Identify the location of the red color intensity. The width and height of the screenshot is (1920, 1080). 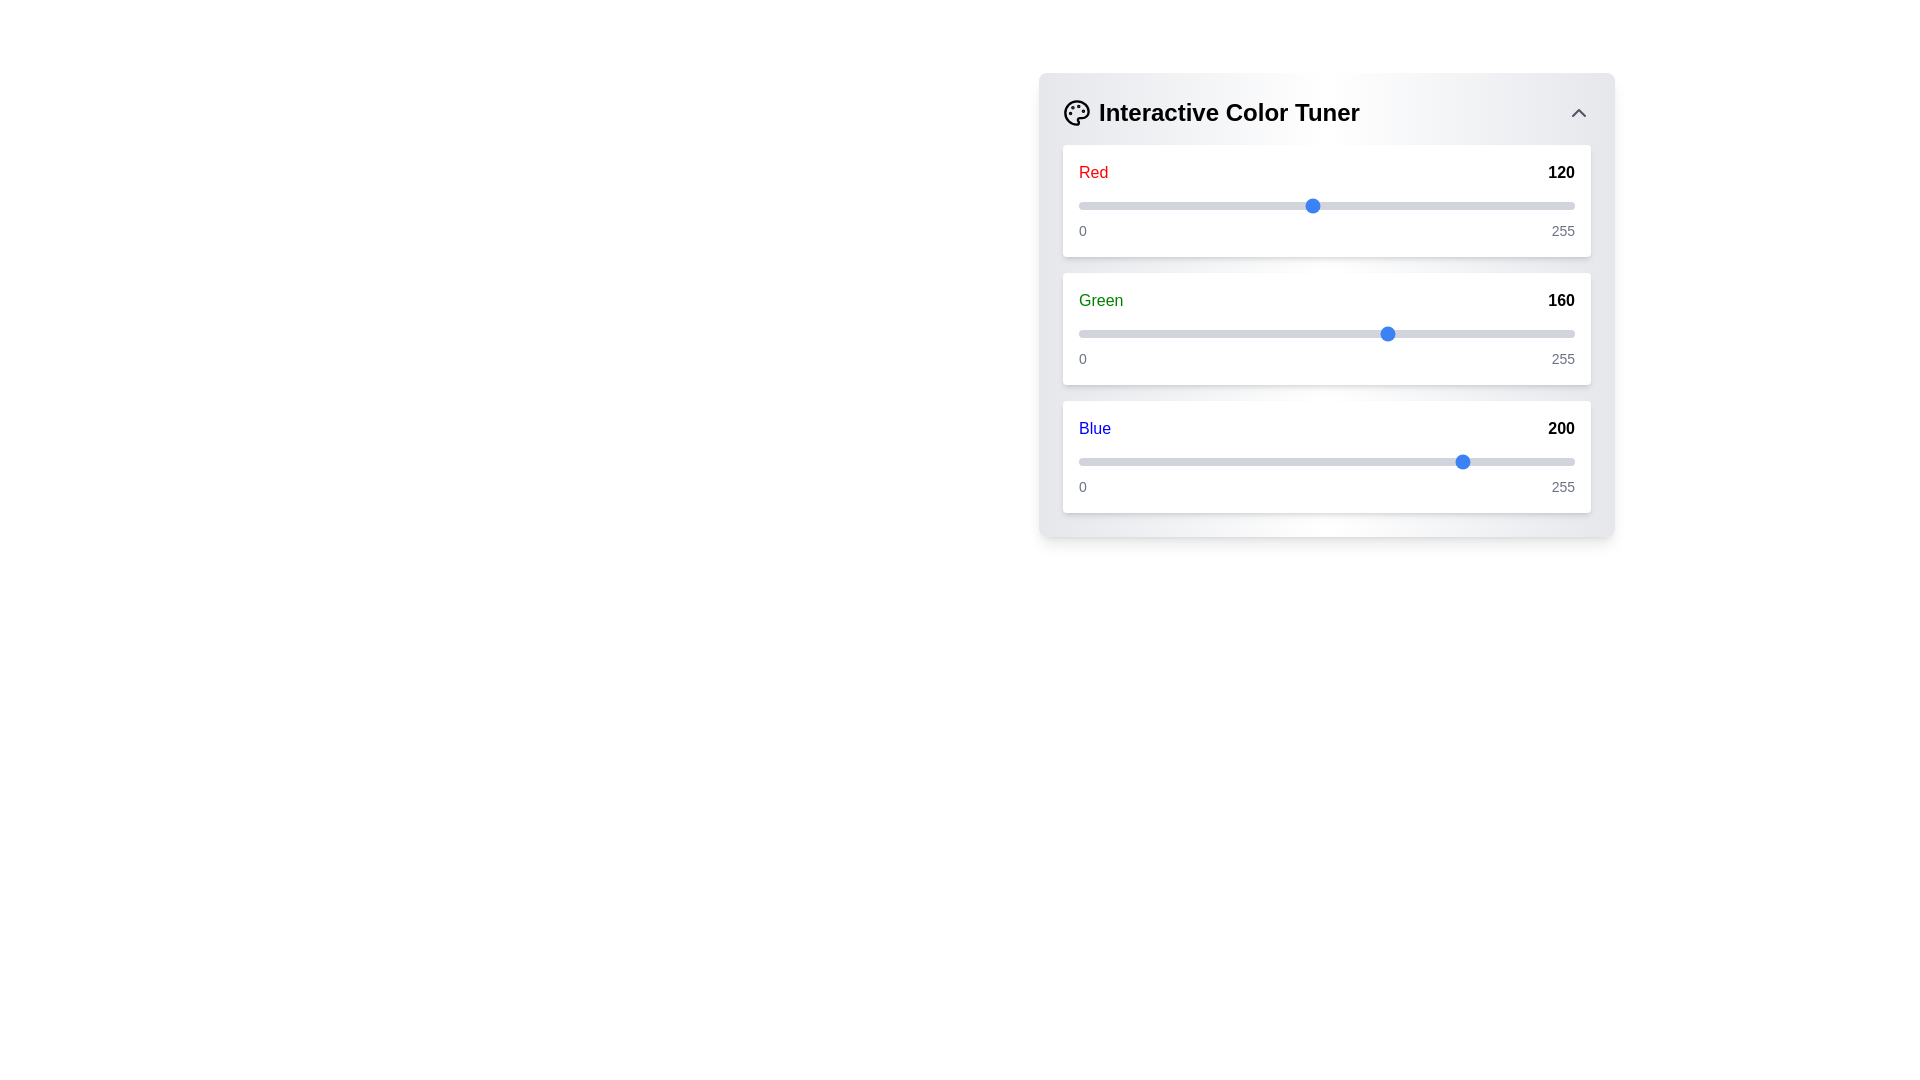
(1540, 205).